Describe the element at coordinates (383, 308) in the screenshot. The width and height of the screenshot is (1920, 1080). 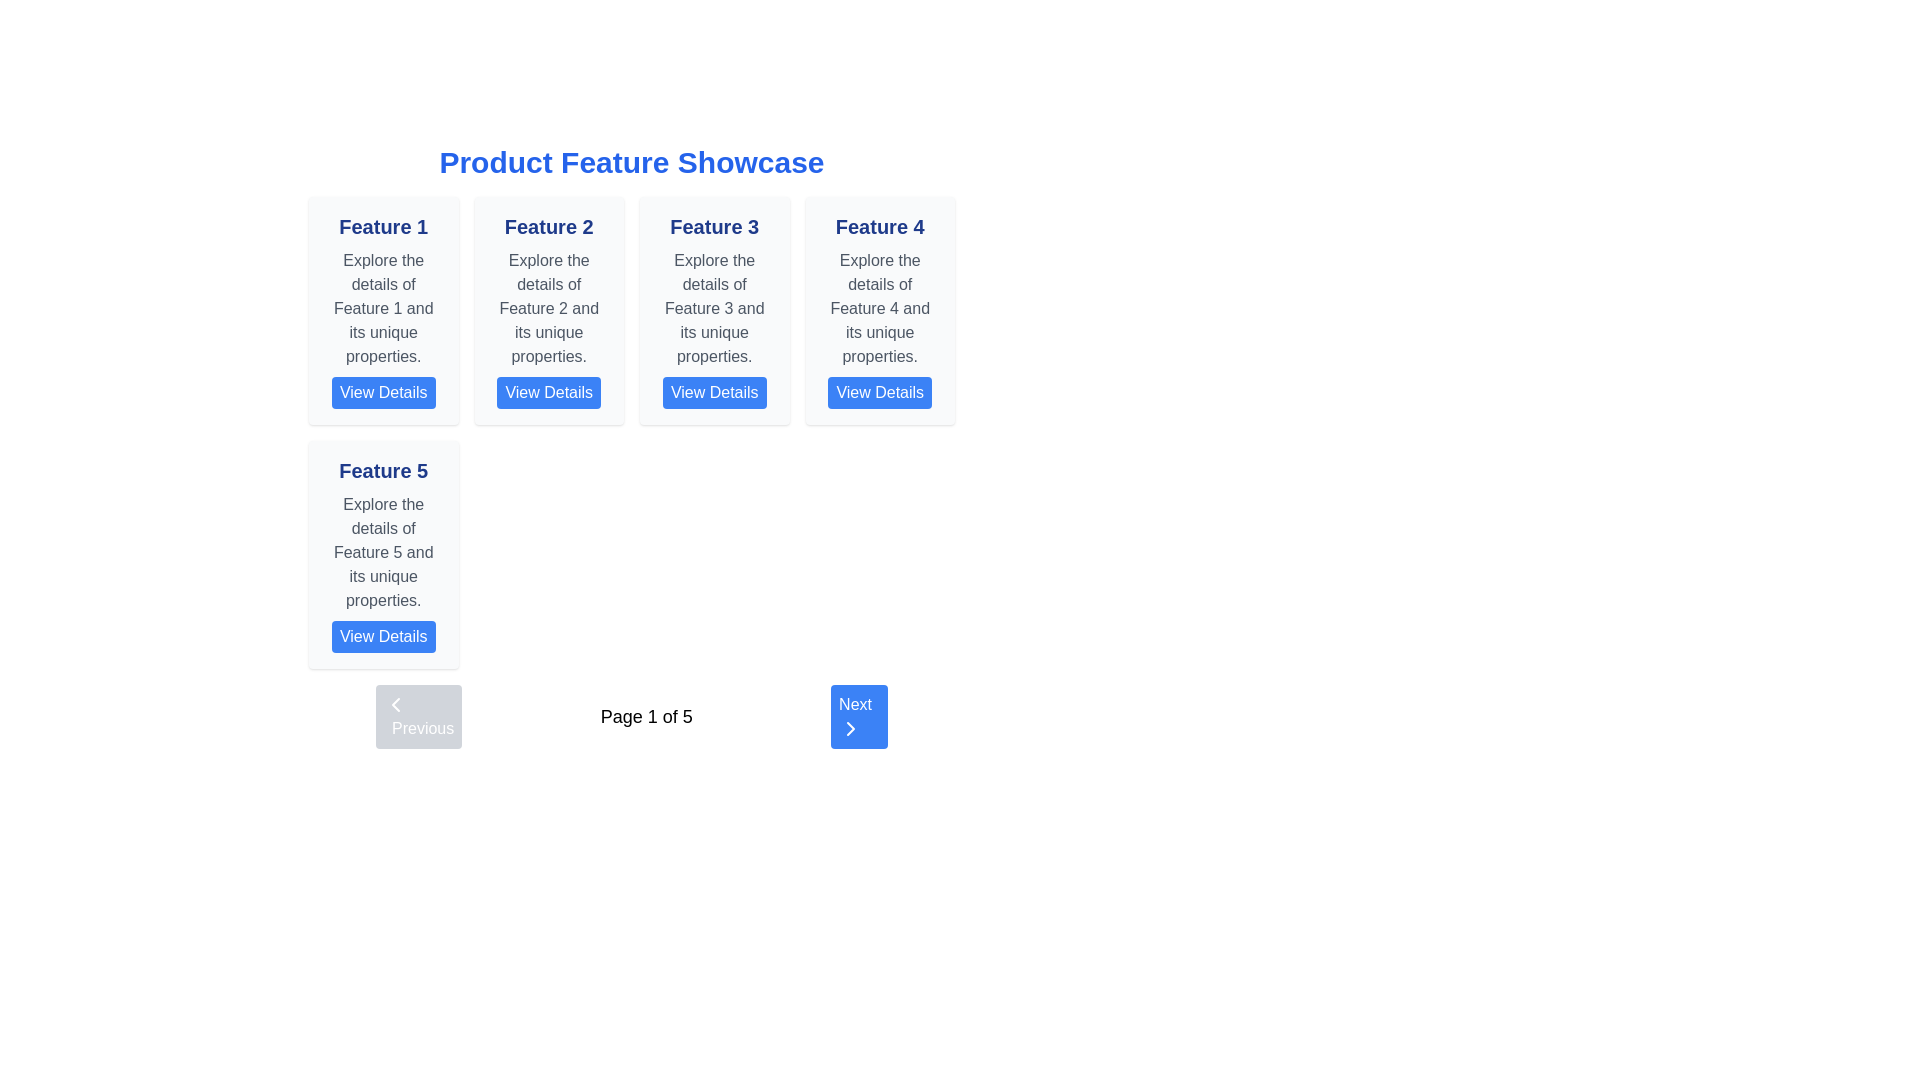
I see `the text element reading 'Explore the details of Feature 1 and its unique properties.' It is styled in gray font and located within a light gray background box under the card labeled 'Feature 1.'` at that location.